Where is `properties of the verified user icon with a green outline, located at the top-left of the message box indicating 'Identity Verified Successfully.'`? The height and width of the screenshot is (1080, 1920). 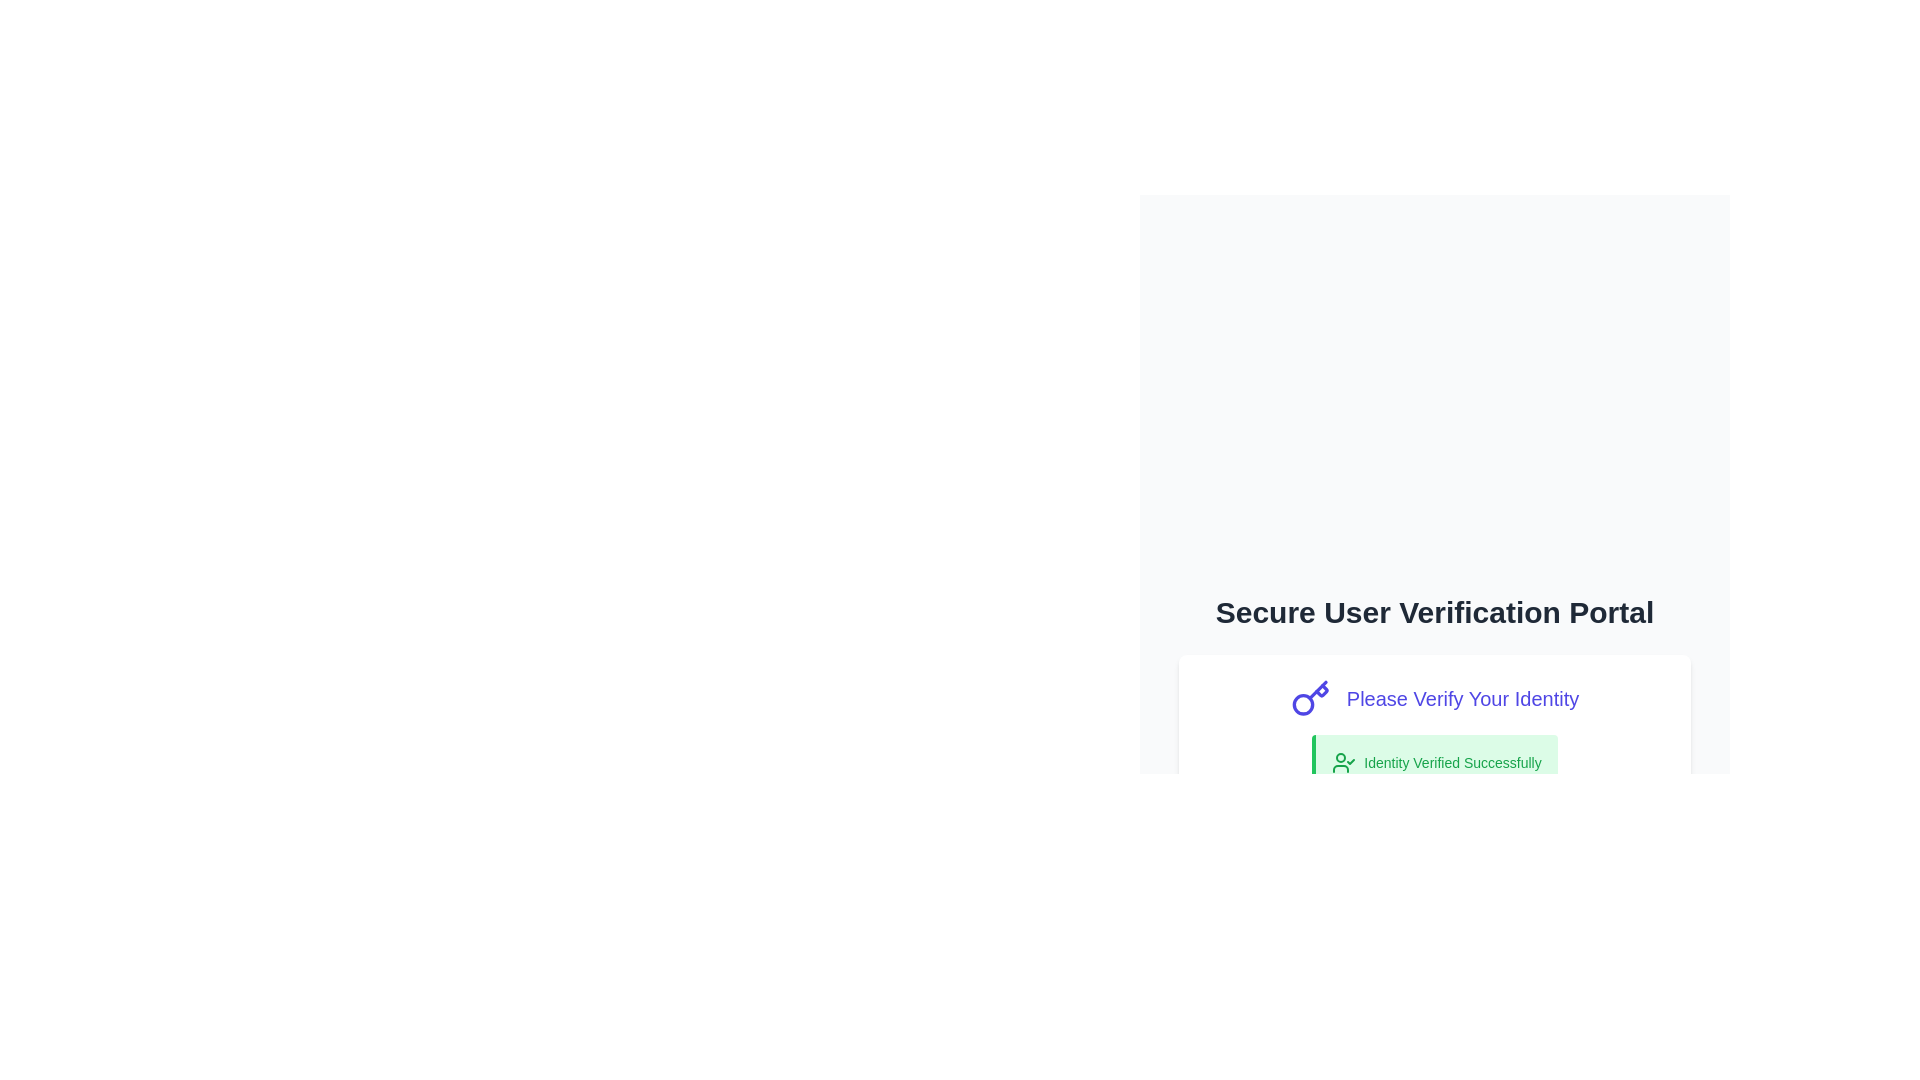
properties of the verified user icon with a green outline, located at the top-left of the message box indicating 'Identity Verified Successfully.' is located at coordinates (1344, 763).